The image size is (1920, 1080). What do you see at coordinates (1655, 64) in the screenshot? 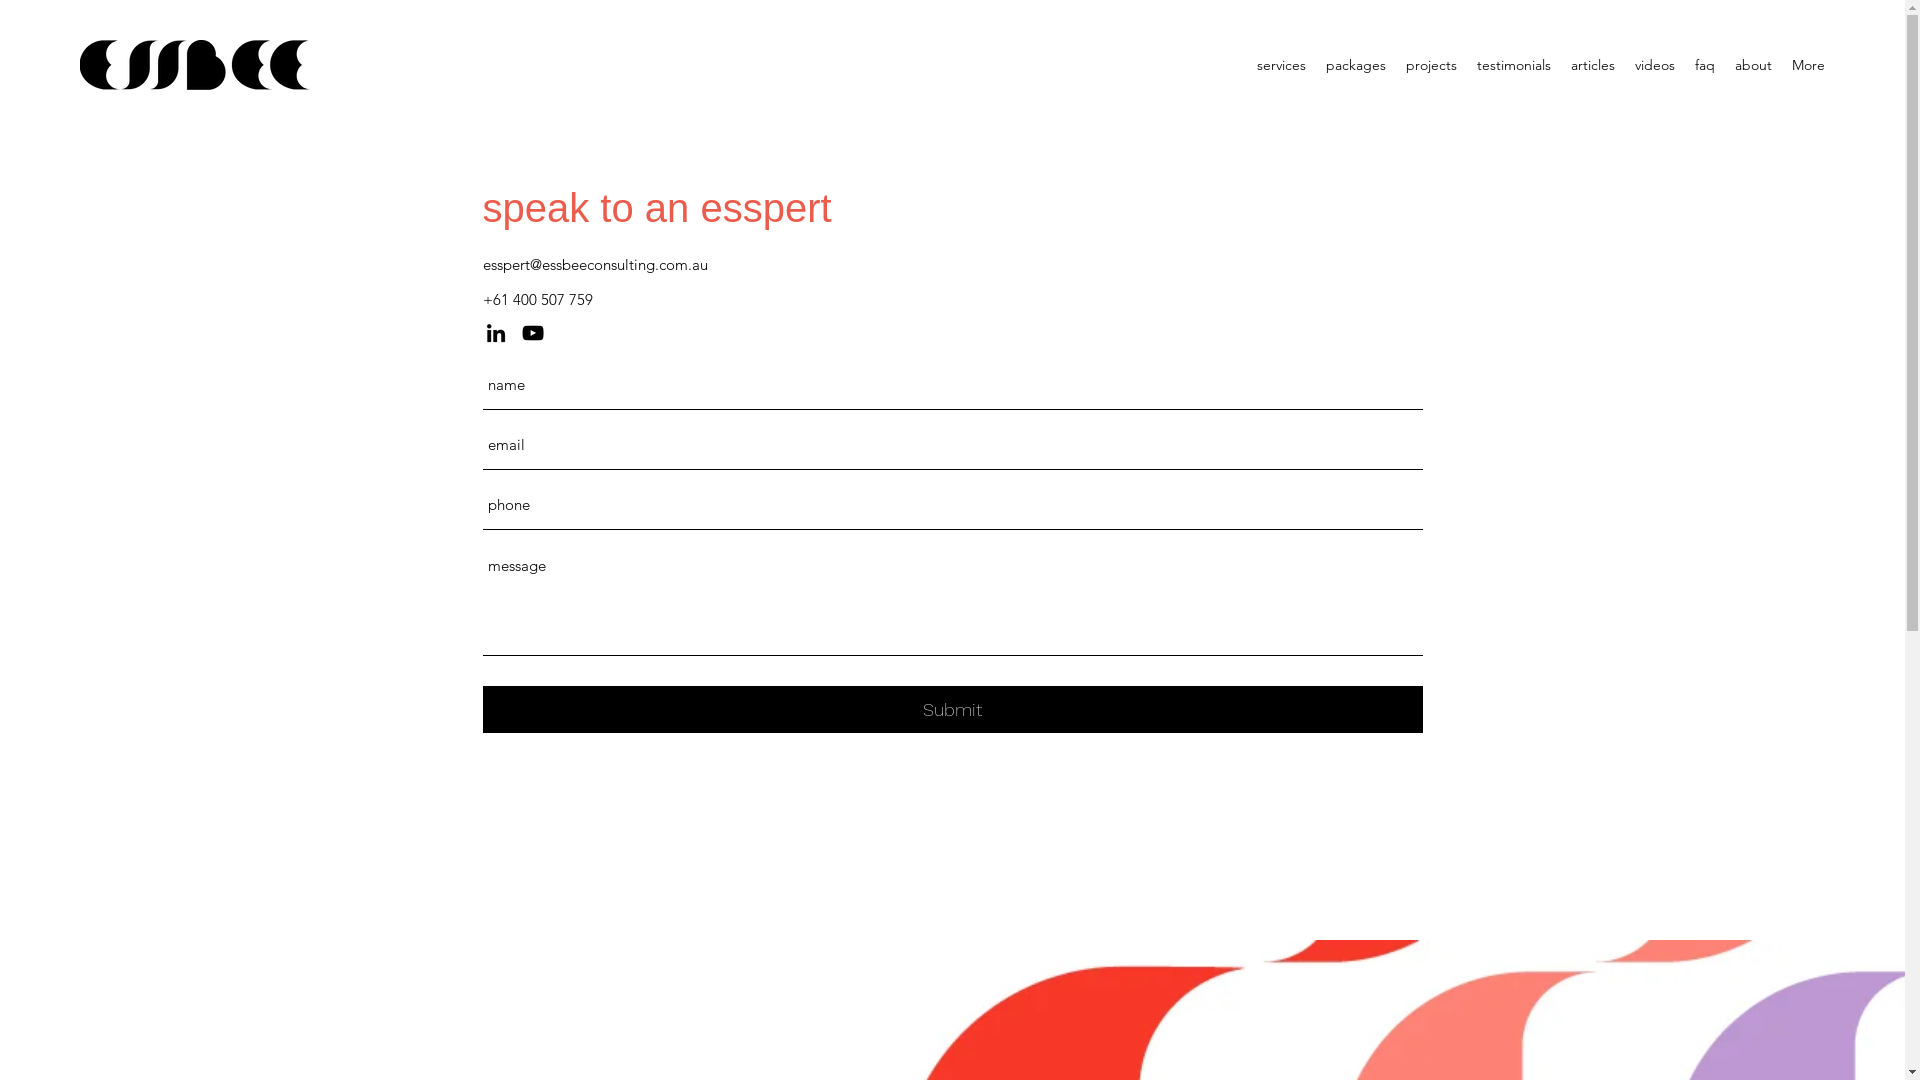
I see `'videos'` at bounding box center [1655, 64].